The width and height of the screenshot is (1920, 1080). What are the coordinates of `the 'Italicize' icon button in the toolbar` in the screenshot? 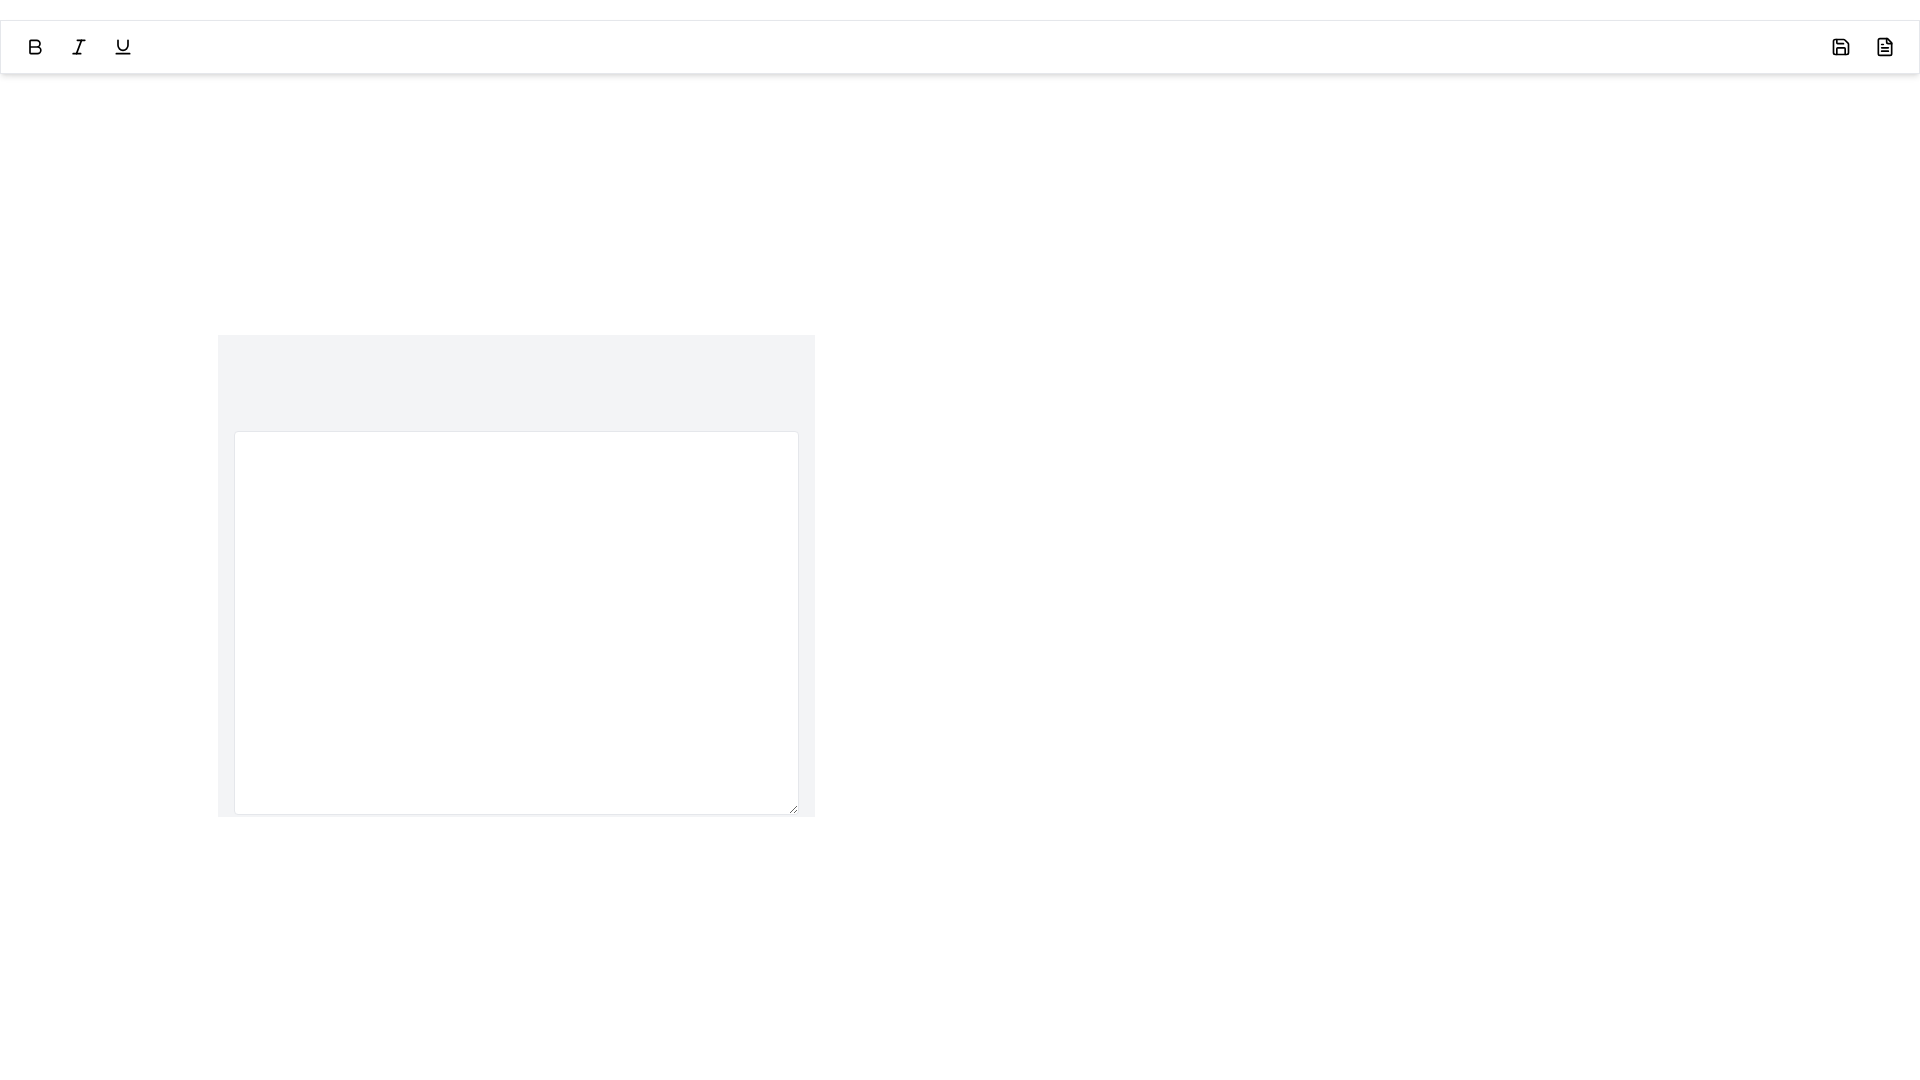 It's located at (78, 45).